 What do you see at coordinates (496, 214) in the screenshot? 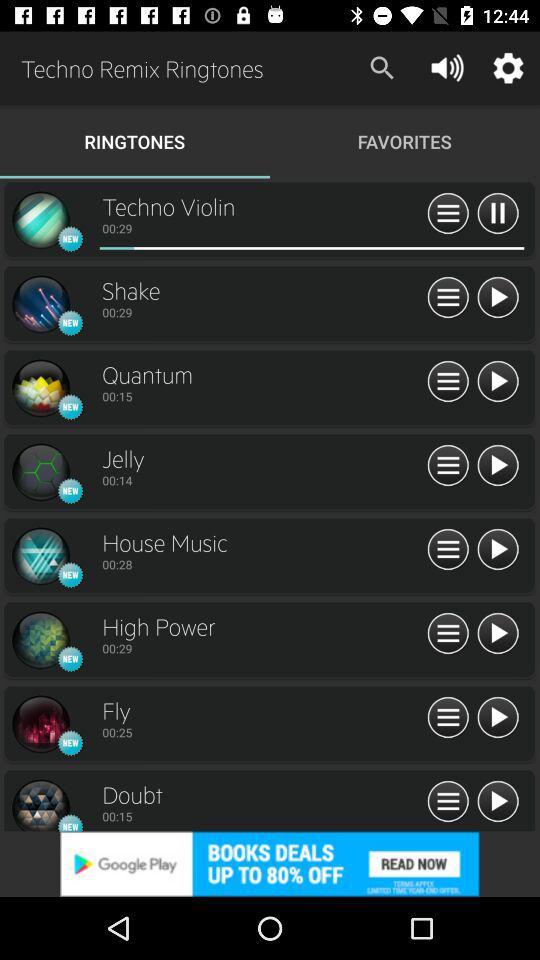
I see `pause the ringtone` at bounding box center [496, 214].